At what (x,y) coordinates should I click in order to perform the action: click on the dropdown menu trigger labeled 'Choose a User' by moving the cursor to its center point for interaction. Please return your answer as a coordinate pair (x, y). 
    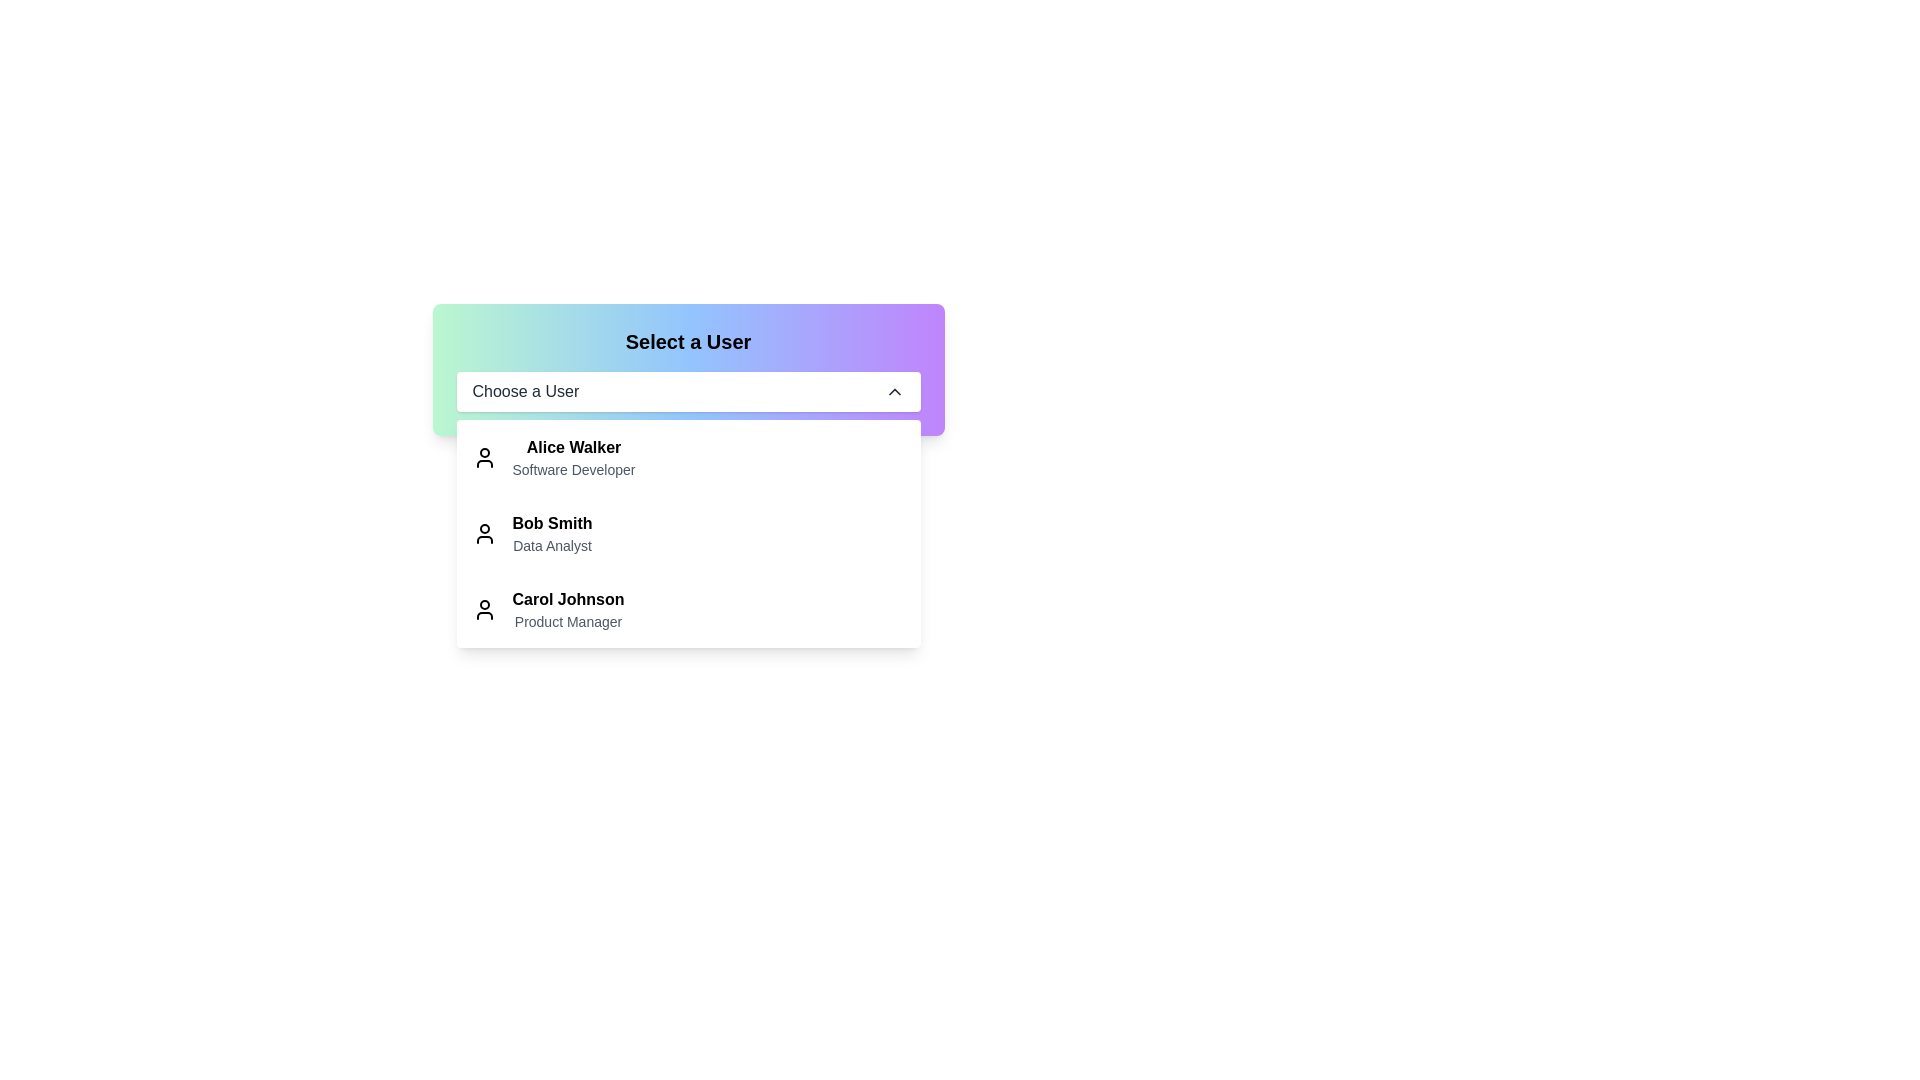
    Looking at the image, I should click on (688, 392).